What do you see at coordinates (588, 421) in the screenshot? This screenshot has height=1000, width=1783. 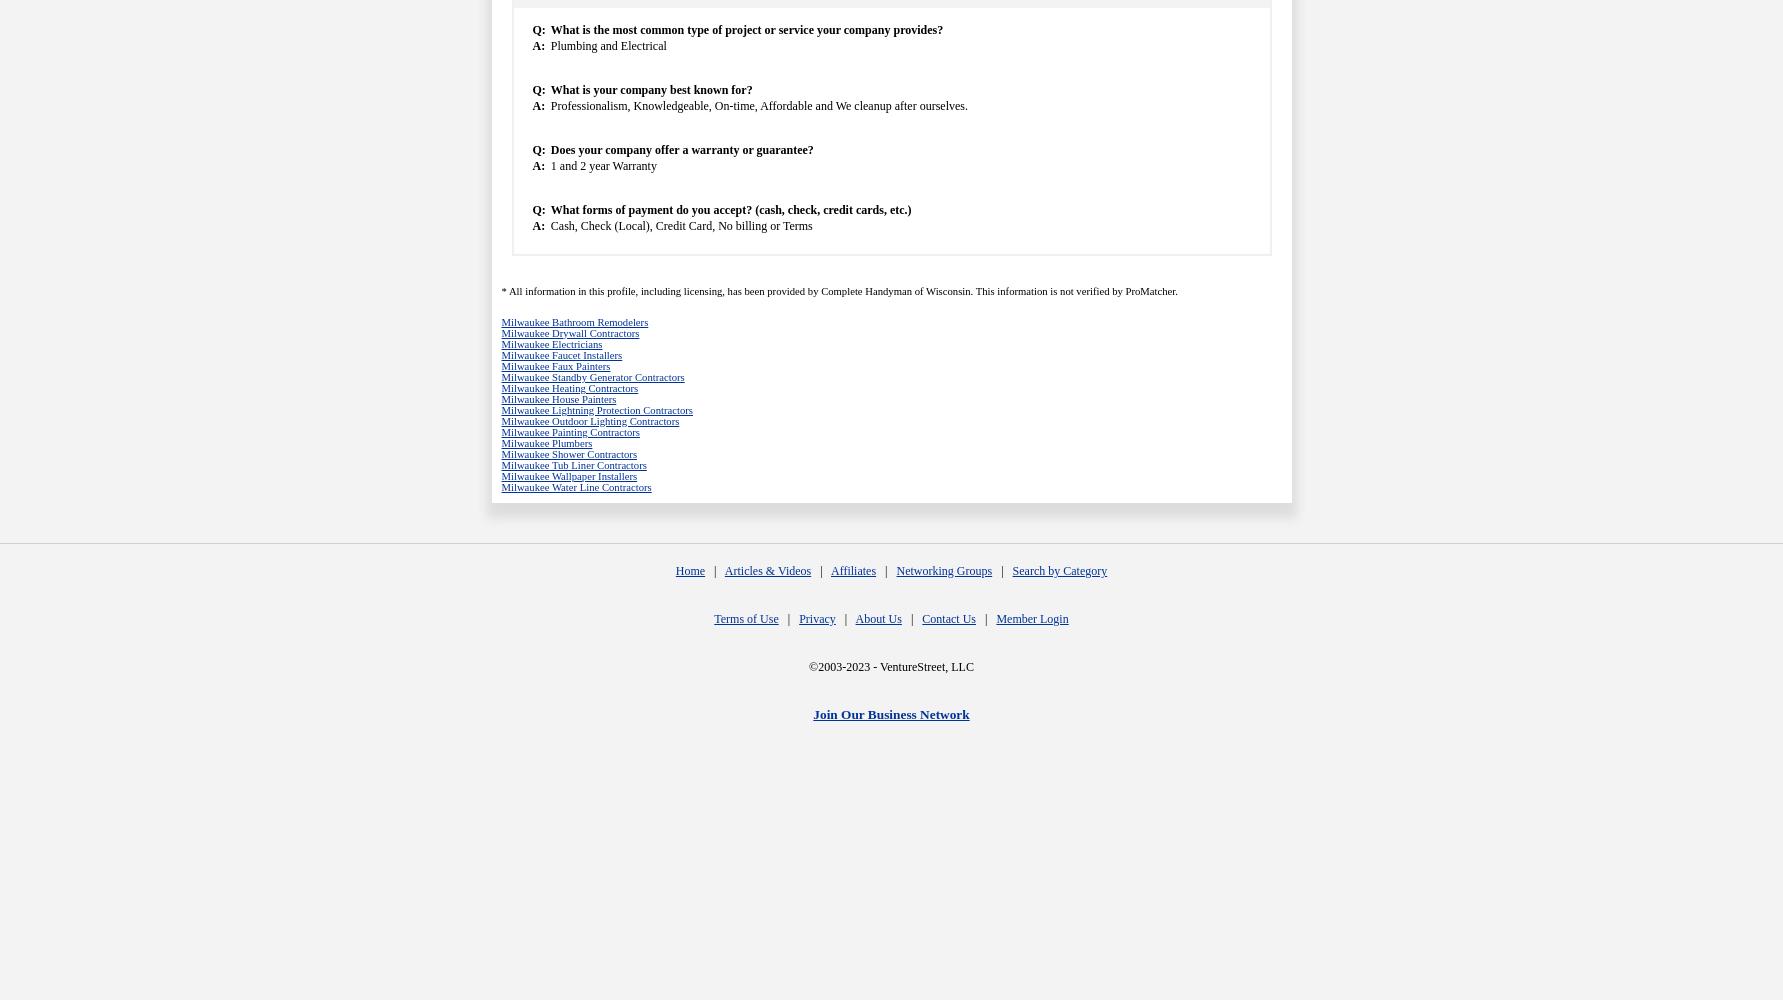 I see `'Milwaukee Outdoor Lighting Contractors'` at bounding box center [588, 421].